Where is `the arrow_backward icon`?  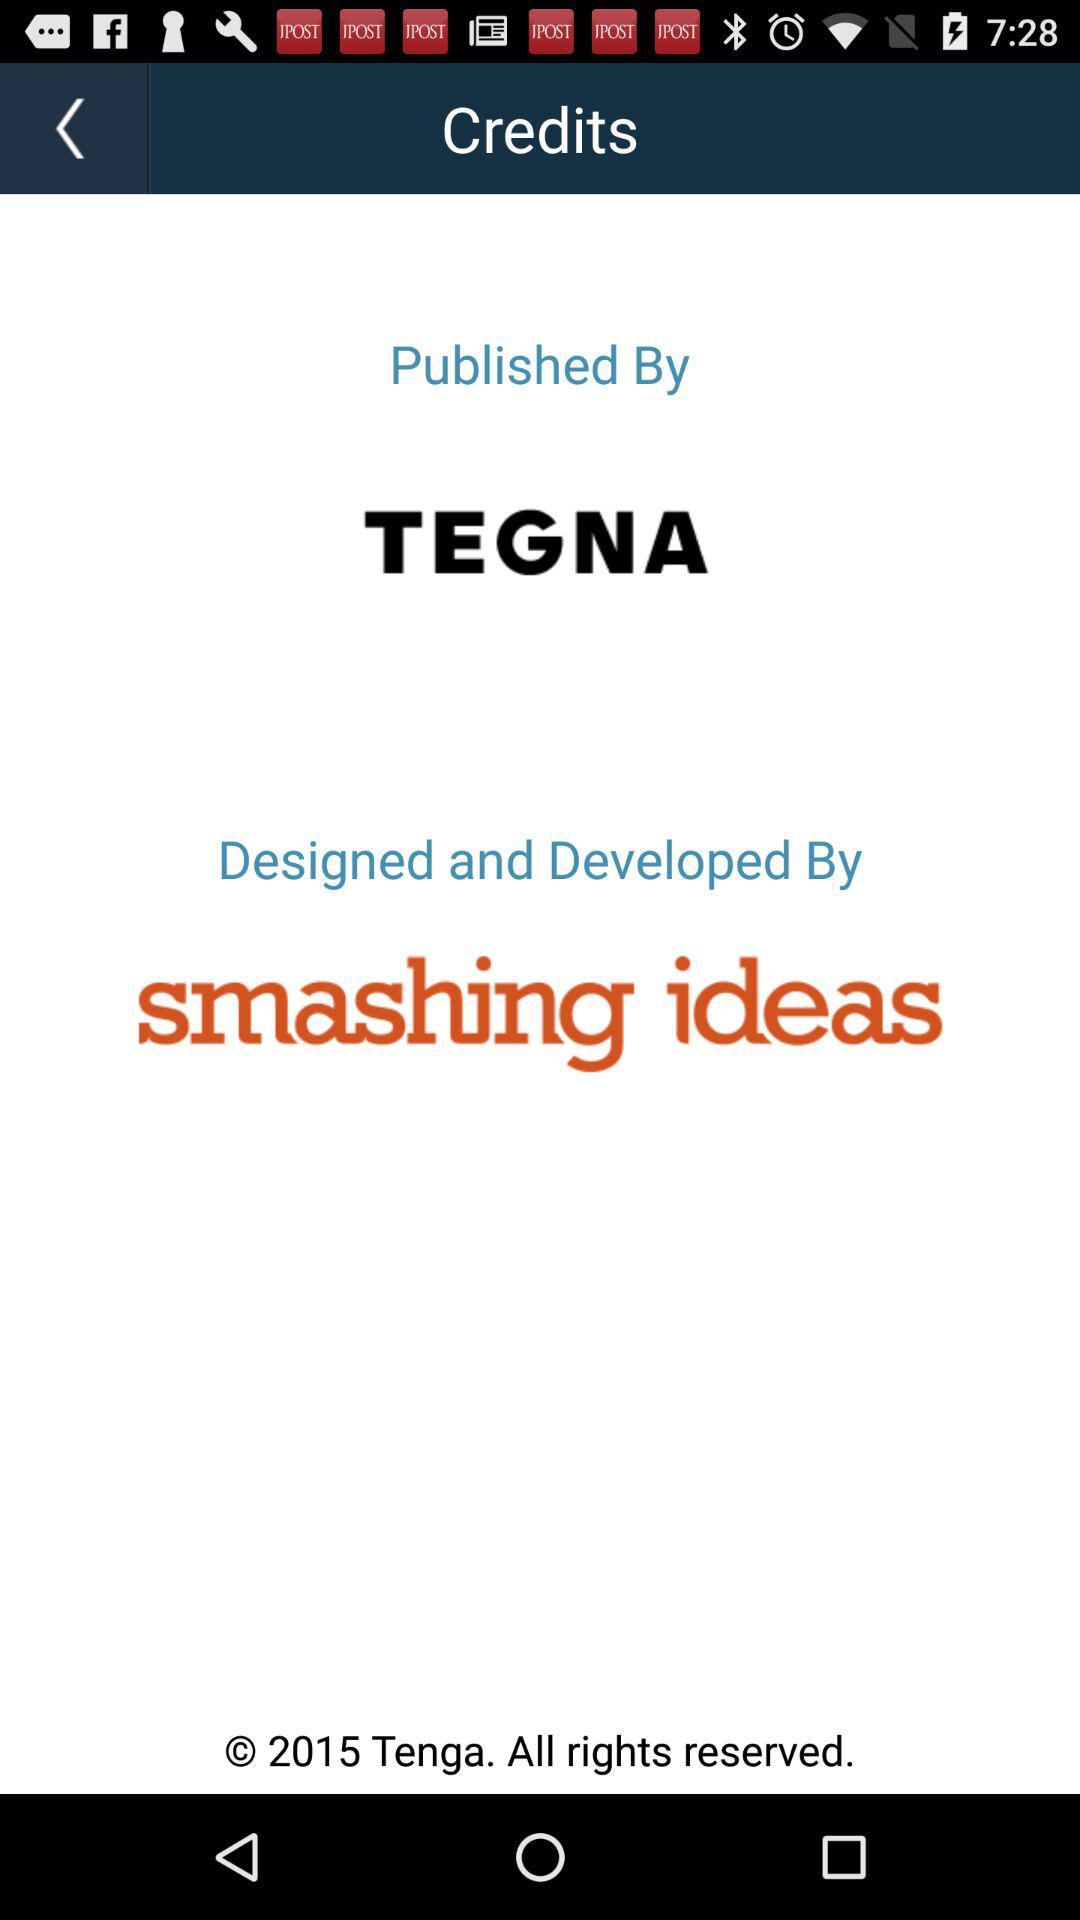
the arrow_backward icon is located at coordinates (74, 136).